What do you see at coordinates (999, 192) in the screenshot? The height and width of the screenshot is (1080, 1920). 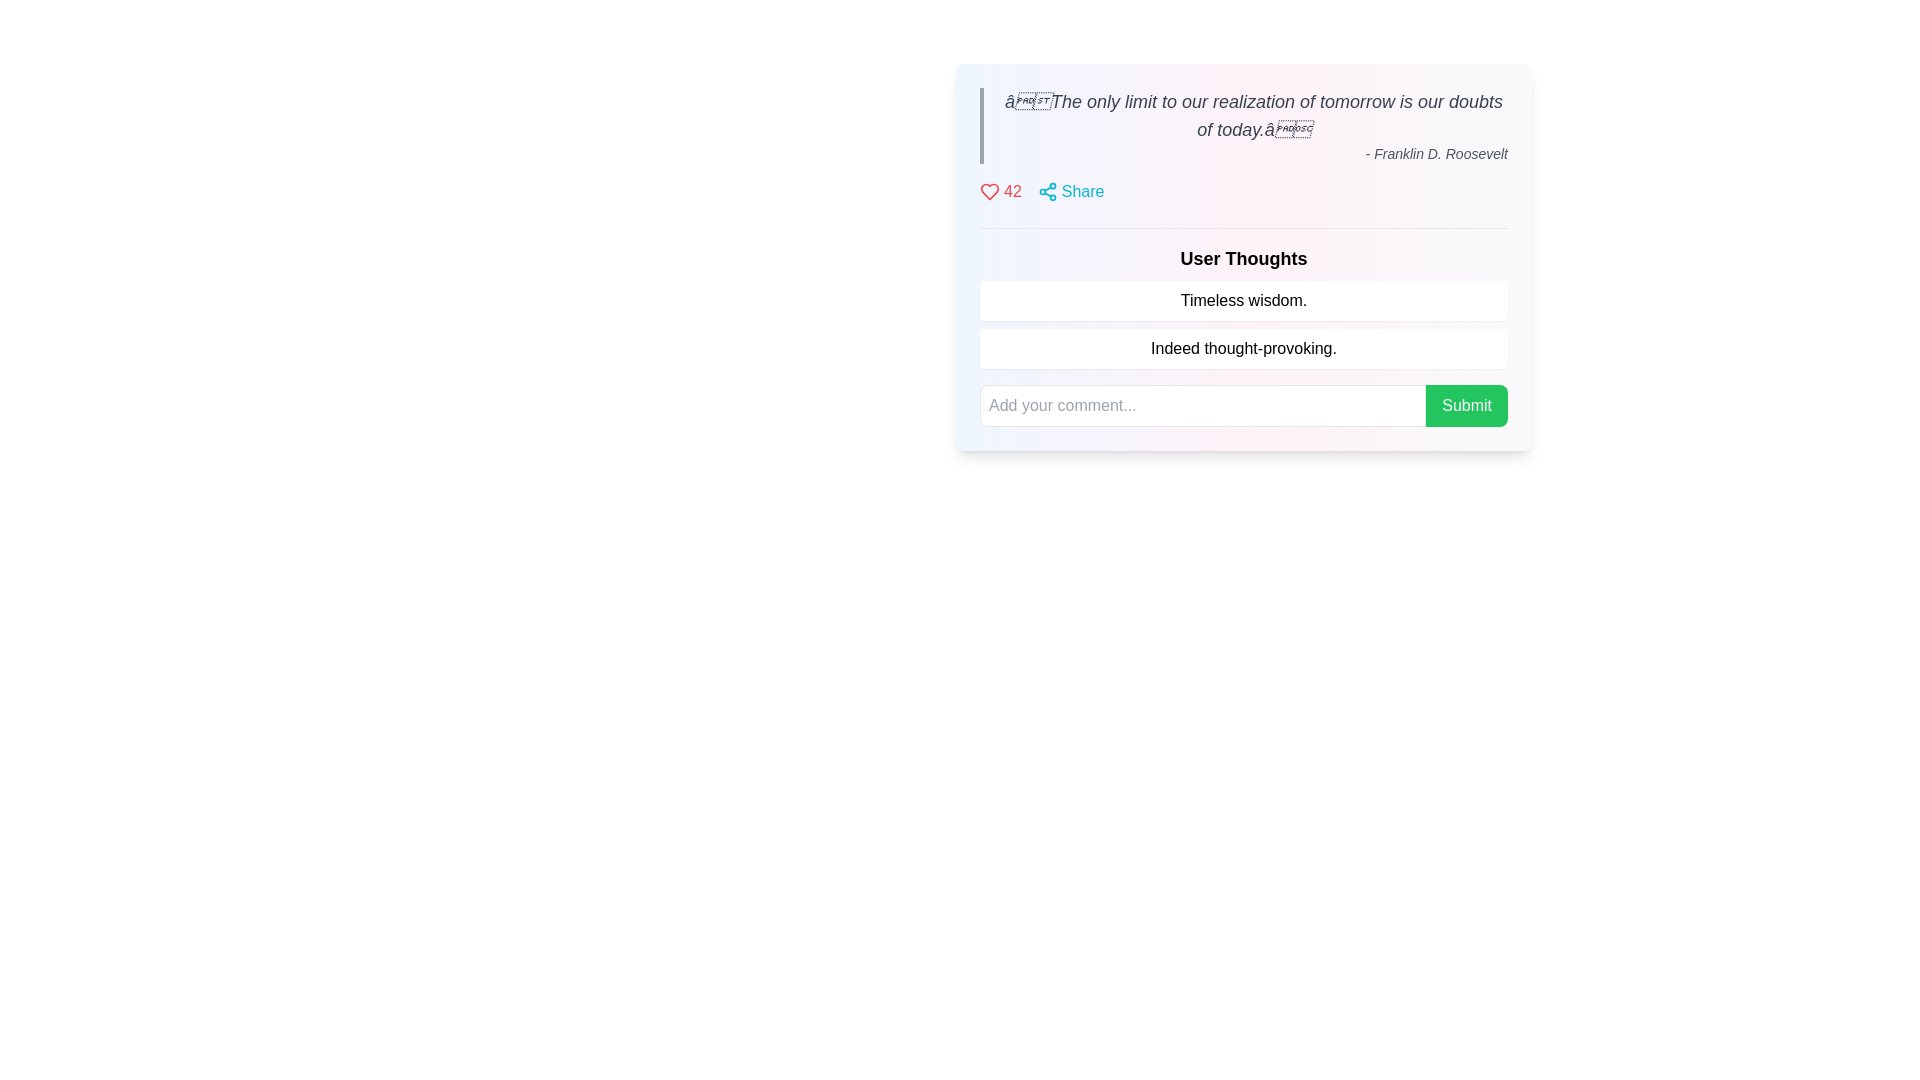 I see `the interactive label displaying the number of likes or favorites, which is positioned to the left of the 'Share' icon` at bounding box center [999, 192].